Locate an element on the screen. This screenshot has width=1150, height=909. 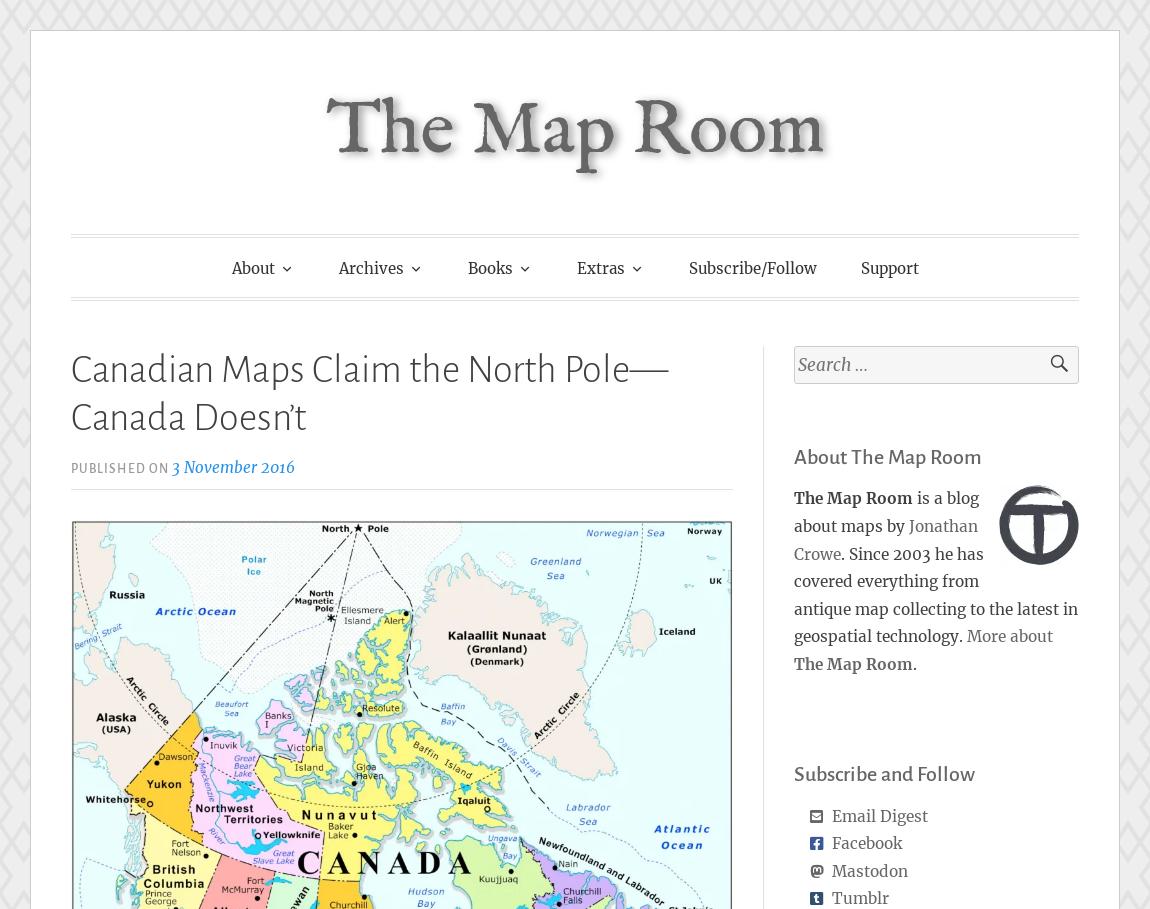
'.' is located at coordinates (915, 662).